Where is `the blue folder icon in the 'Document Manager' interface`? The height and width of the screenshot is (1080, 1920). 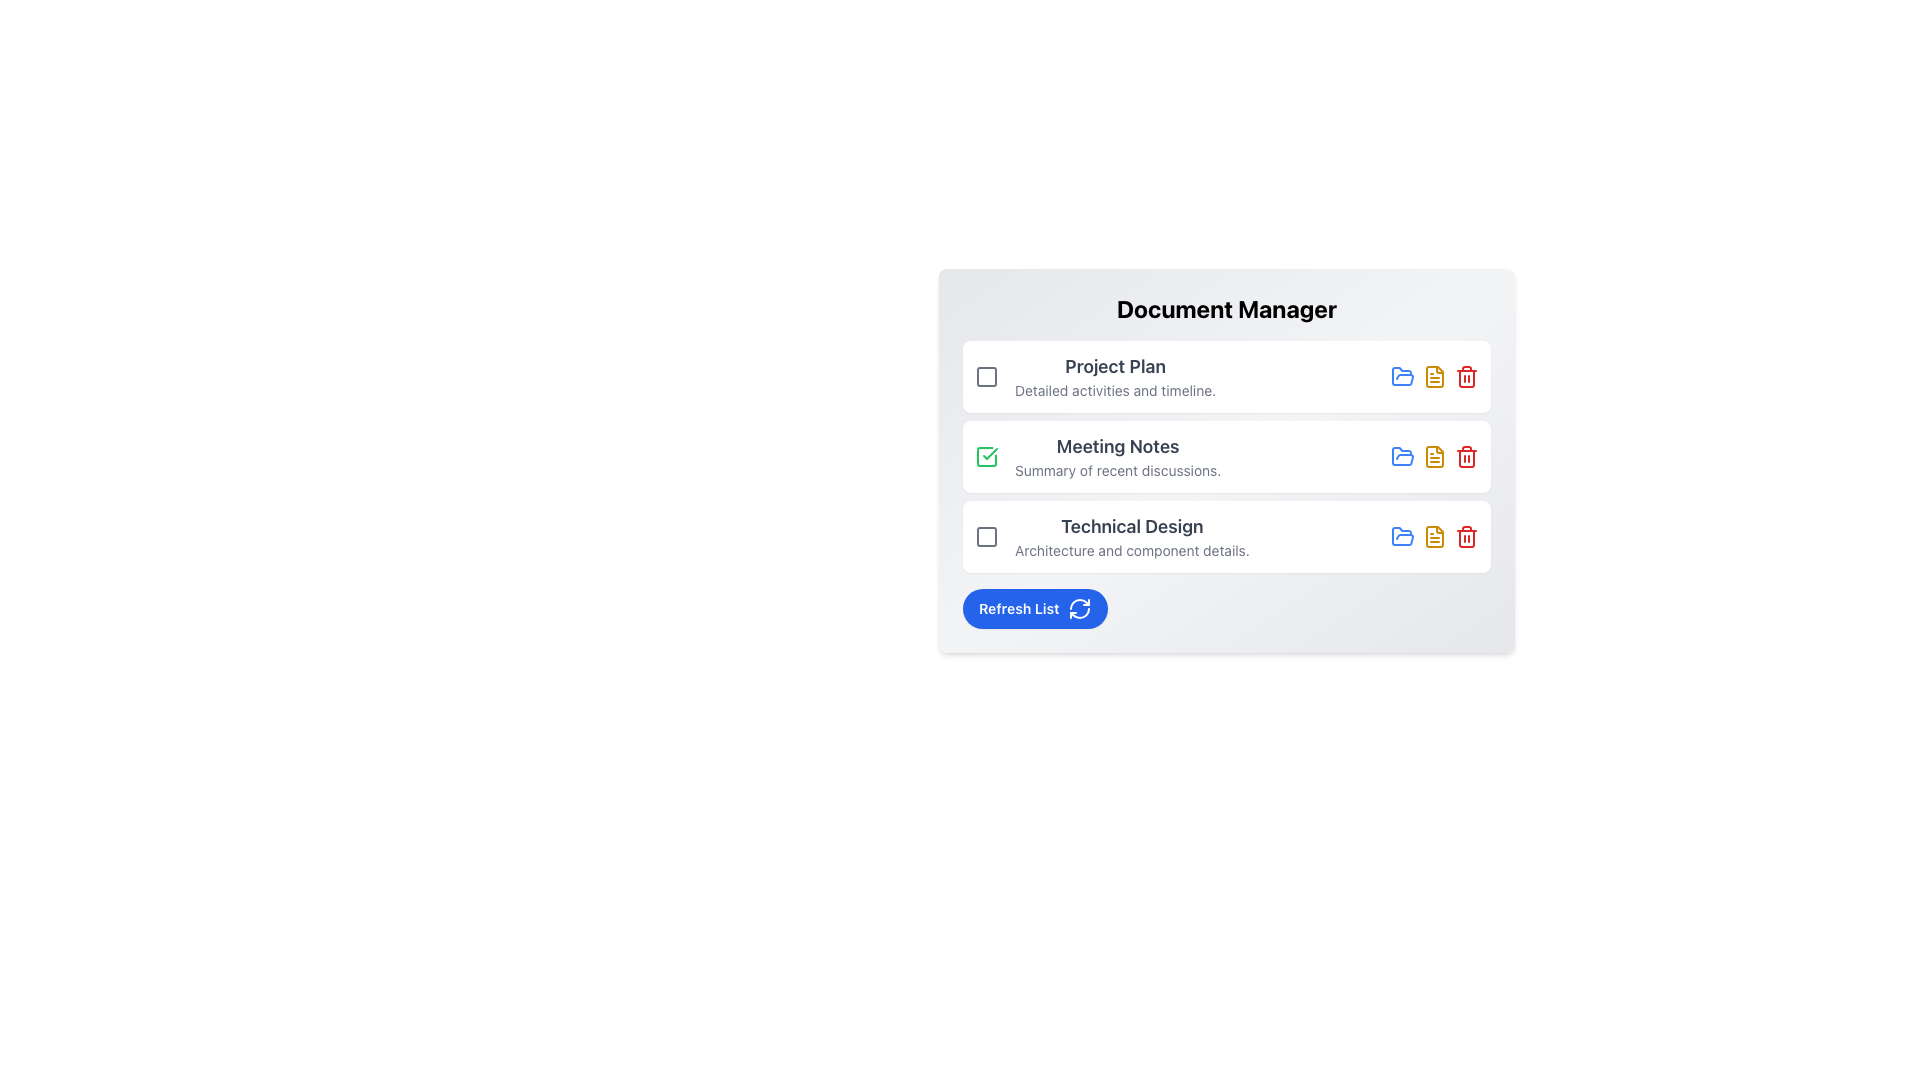 the blue folder icon in the 'Document Manager' interface is located at coordinates (1401, 377).